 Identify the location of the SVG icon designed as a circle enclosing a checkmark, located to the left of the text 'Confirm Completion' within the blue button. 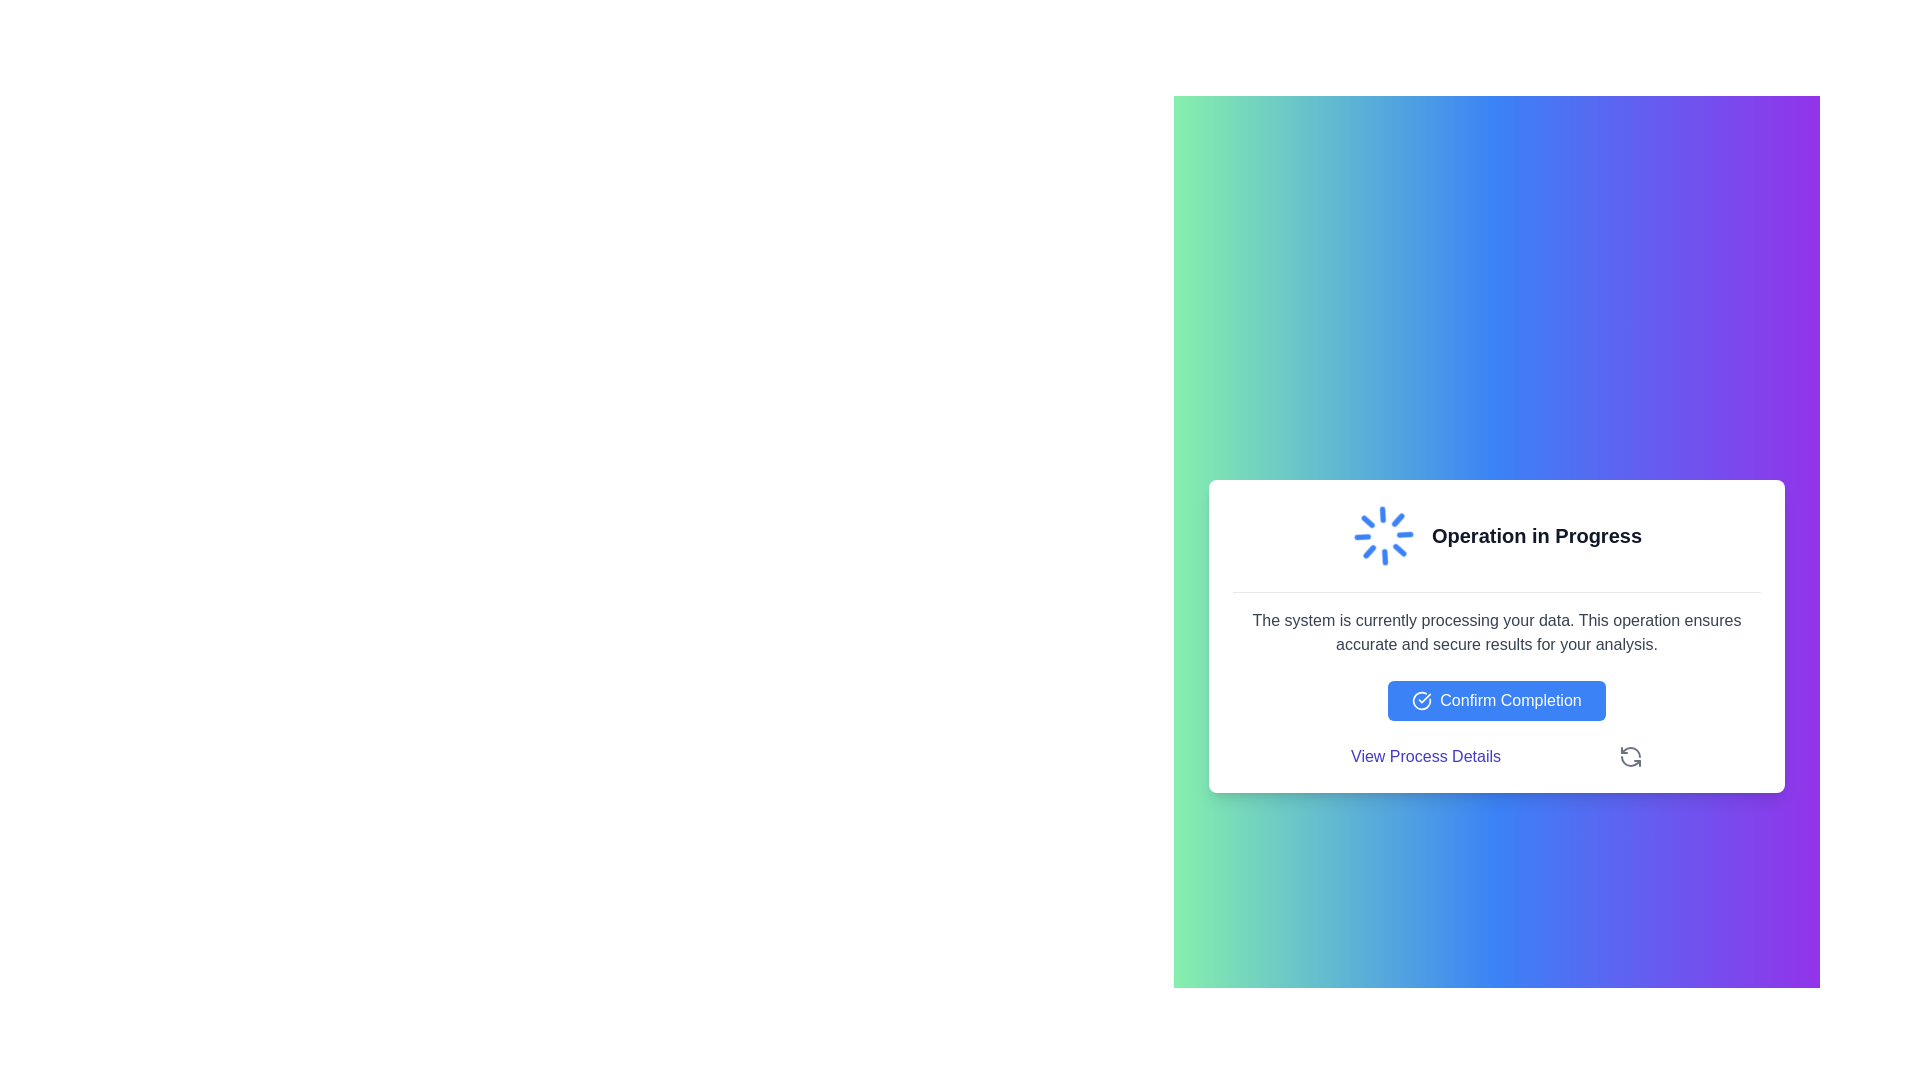
(1421, 699).